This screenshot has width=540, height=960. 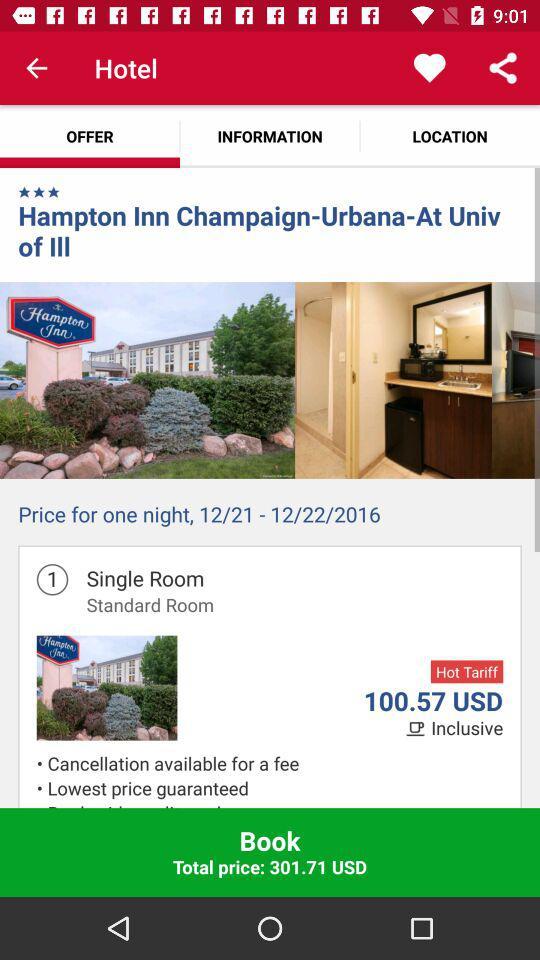 I want to click on item above the offer icon, so click(x=36, y=68).